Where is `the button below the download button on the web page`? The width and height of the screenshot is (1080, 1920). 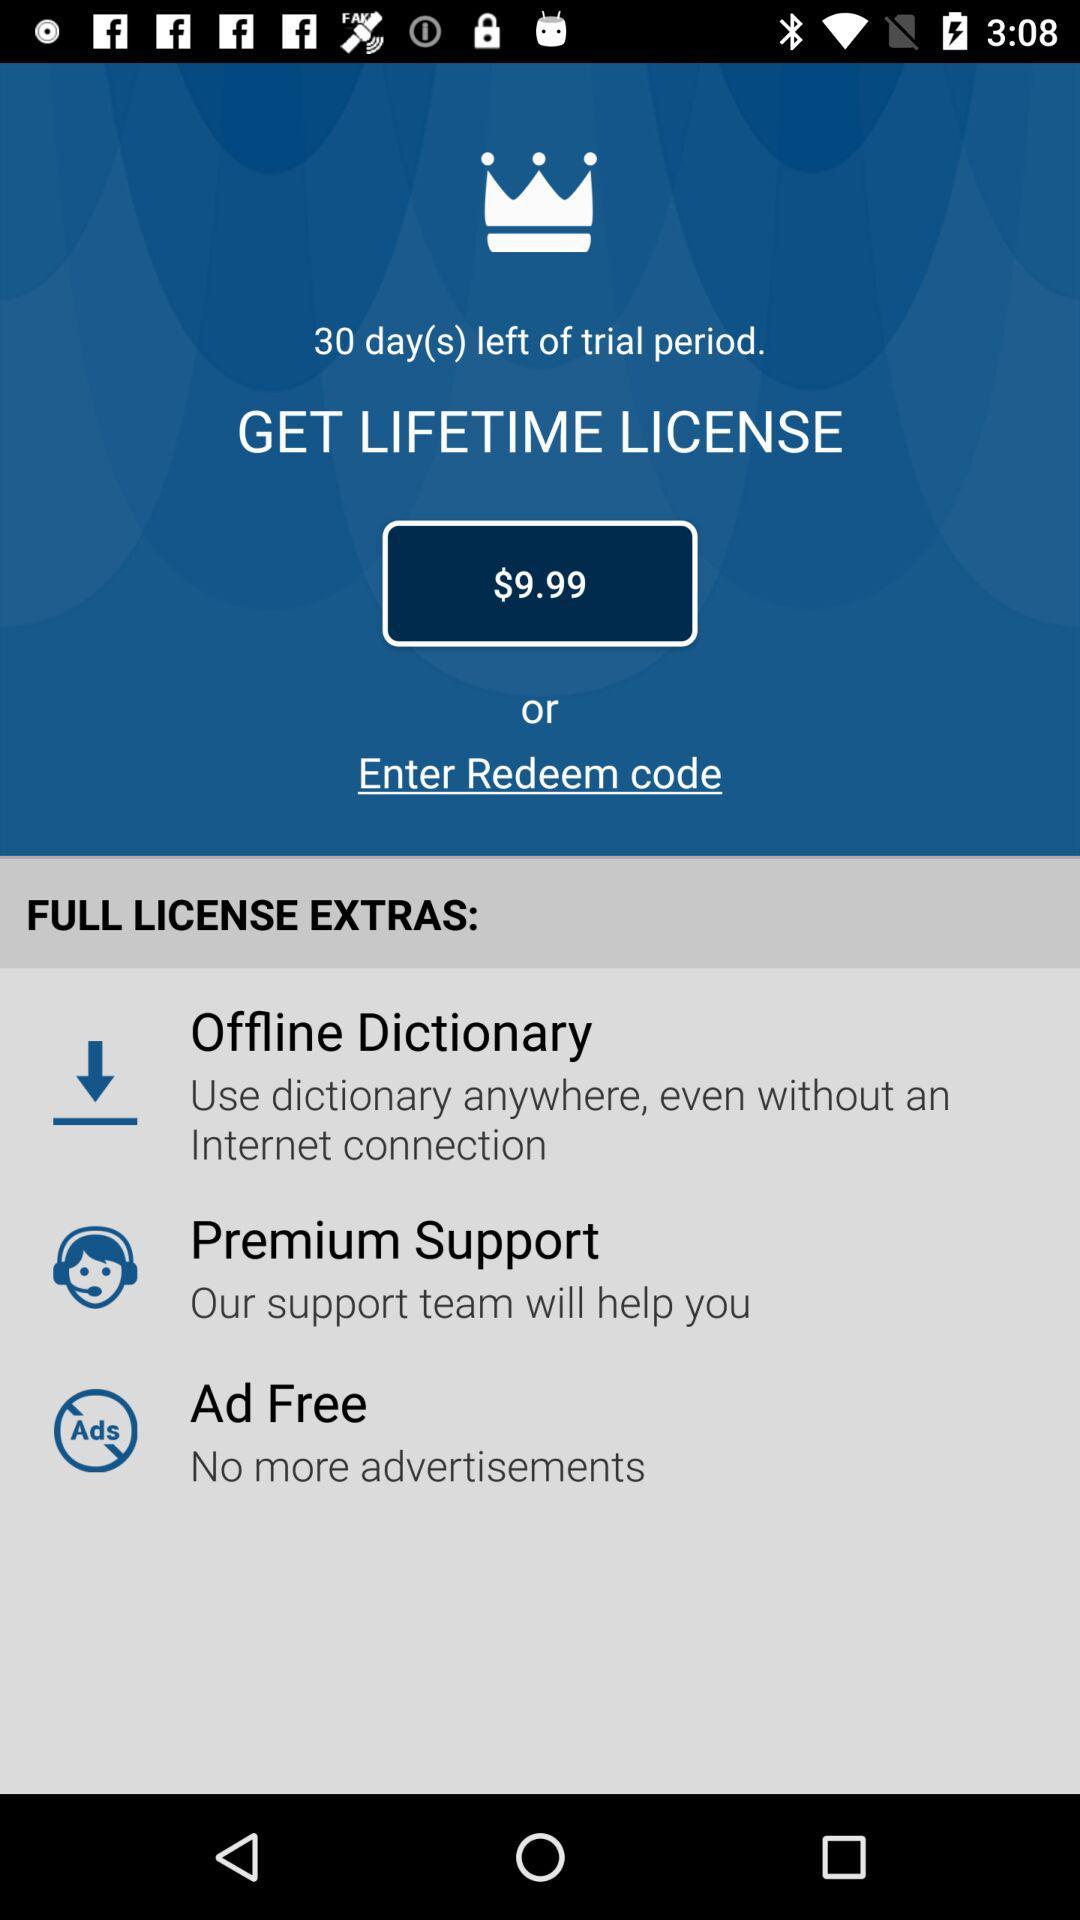 the button below the download button on the web page is located at coordinates (95, 1266).